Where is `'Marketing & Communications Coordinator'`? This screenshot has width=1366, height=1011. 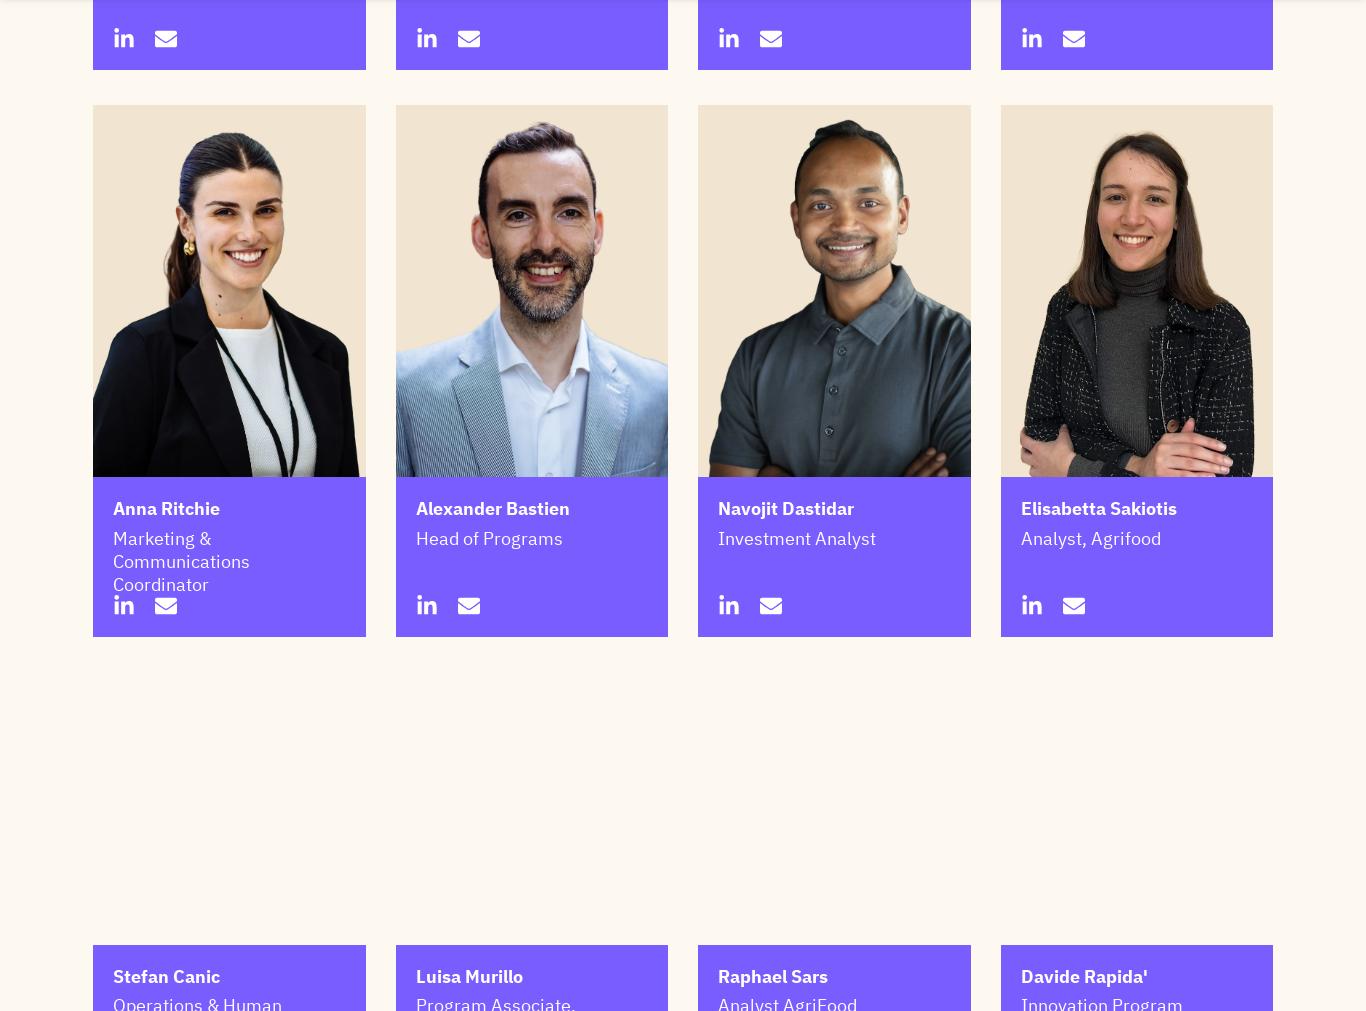 'Marketing & Communications Coordinator' is located at coordinates (112, 561).